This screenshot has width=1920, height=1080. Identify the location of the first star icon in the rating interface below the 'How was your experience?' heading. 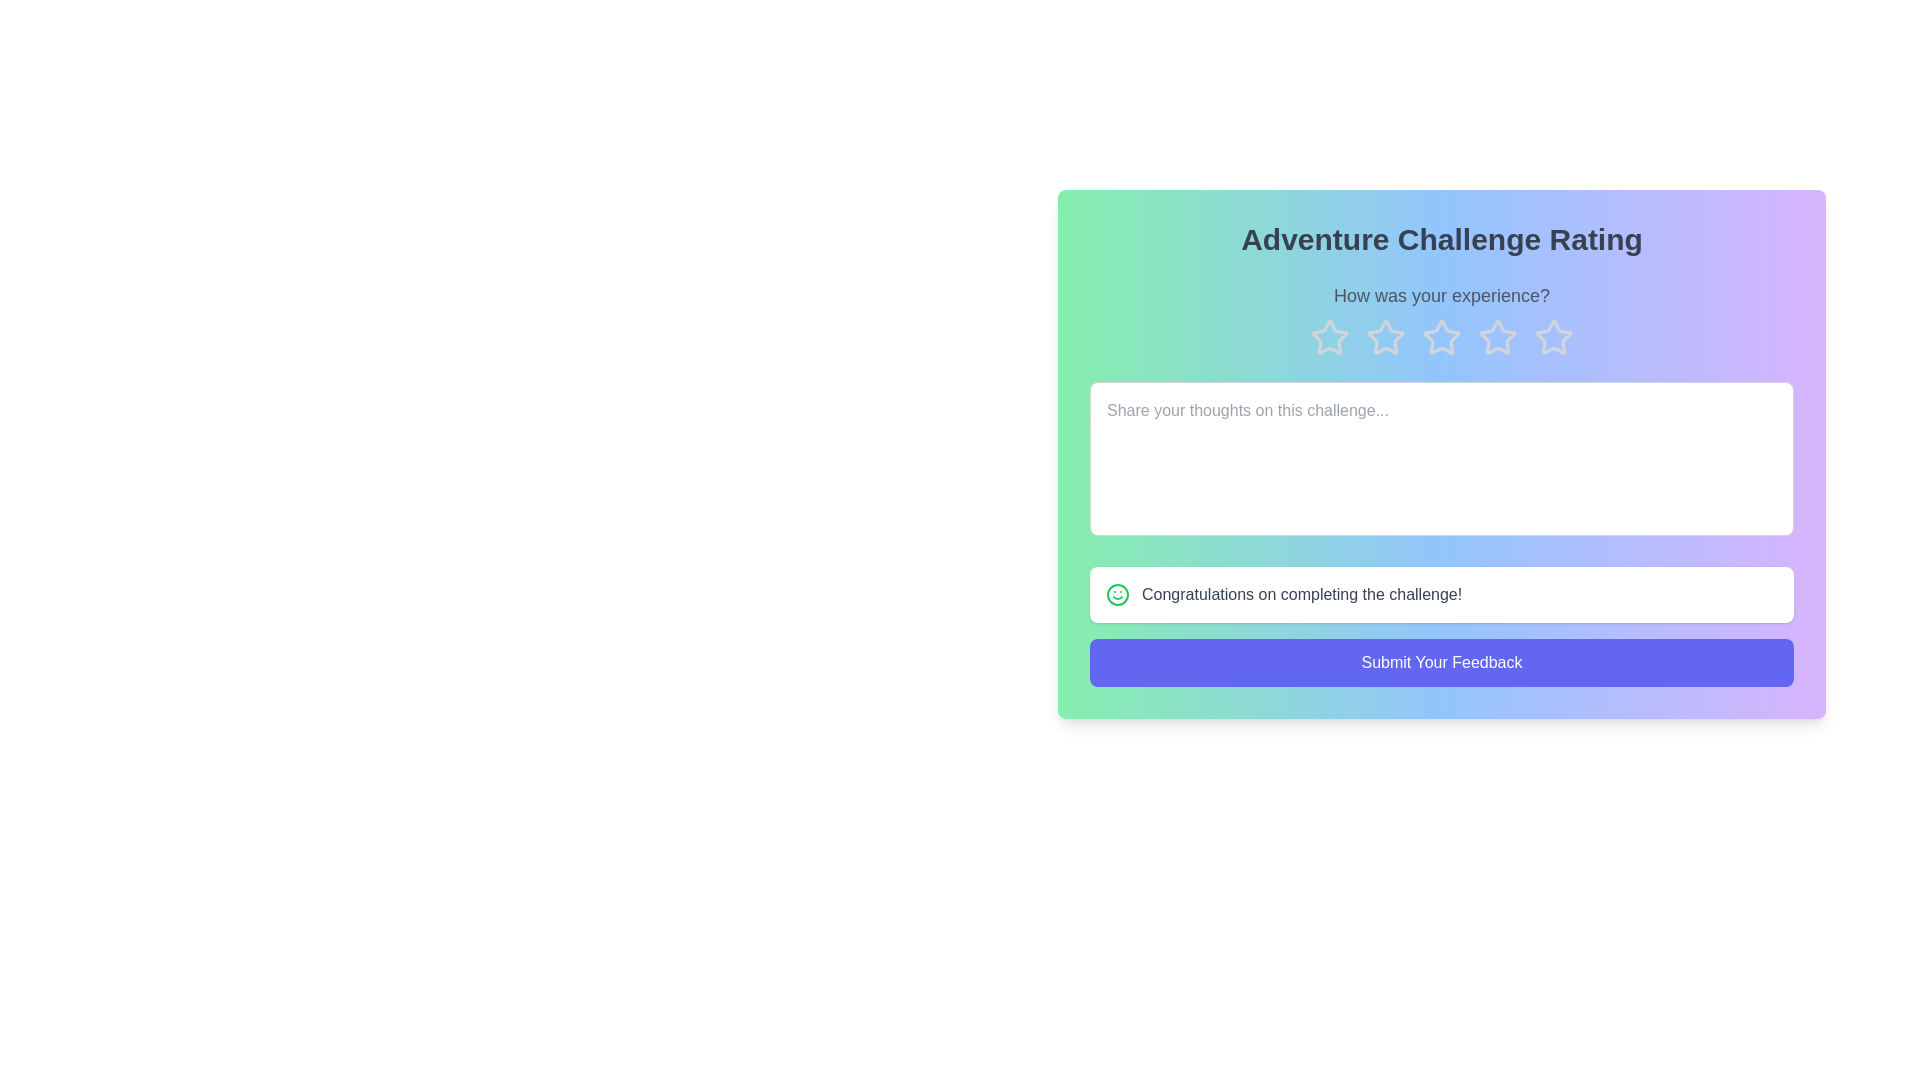
(1329, 337).